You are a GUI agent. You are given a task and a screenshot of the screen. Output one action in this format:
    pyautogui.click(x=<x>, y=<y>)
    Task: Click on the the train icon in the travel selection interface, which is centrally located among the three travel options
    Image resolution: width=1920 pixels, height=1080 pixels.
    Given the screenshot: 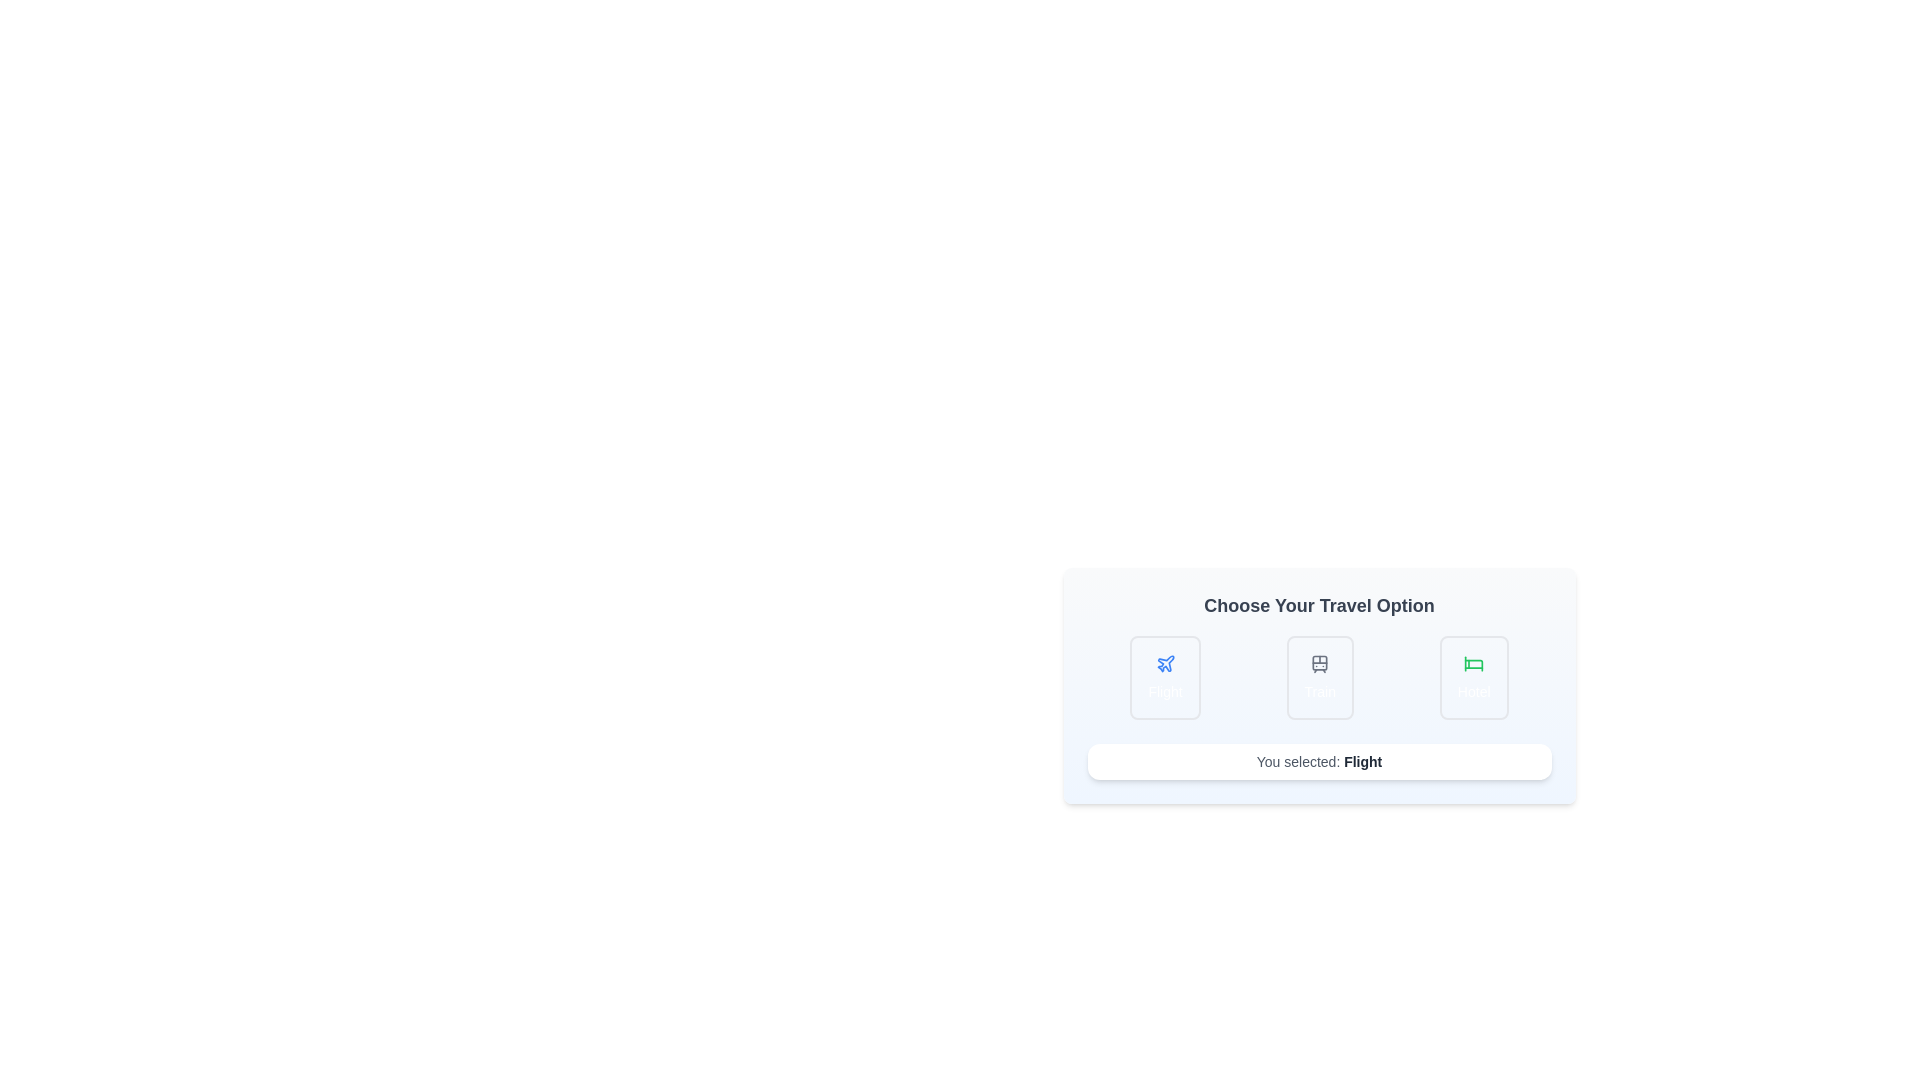 What is the action you would take?
    pyautogui.click(x=1320, y=663)
    